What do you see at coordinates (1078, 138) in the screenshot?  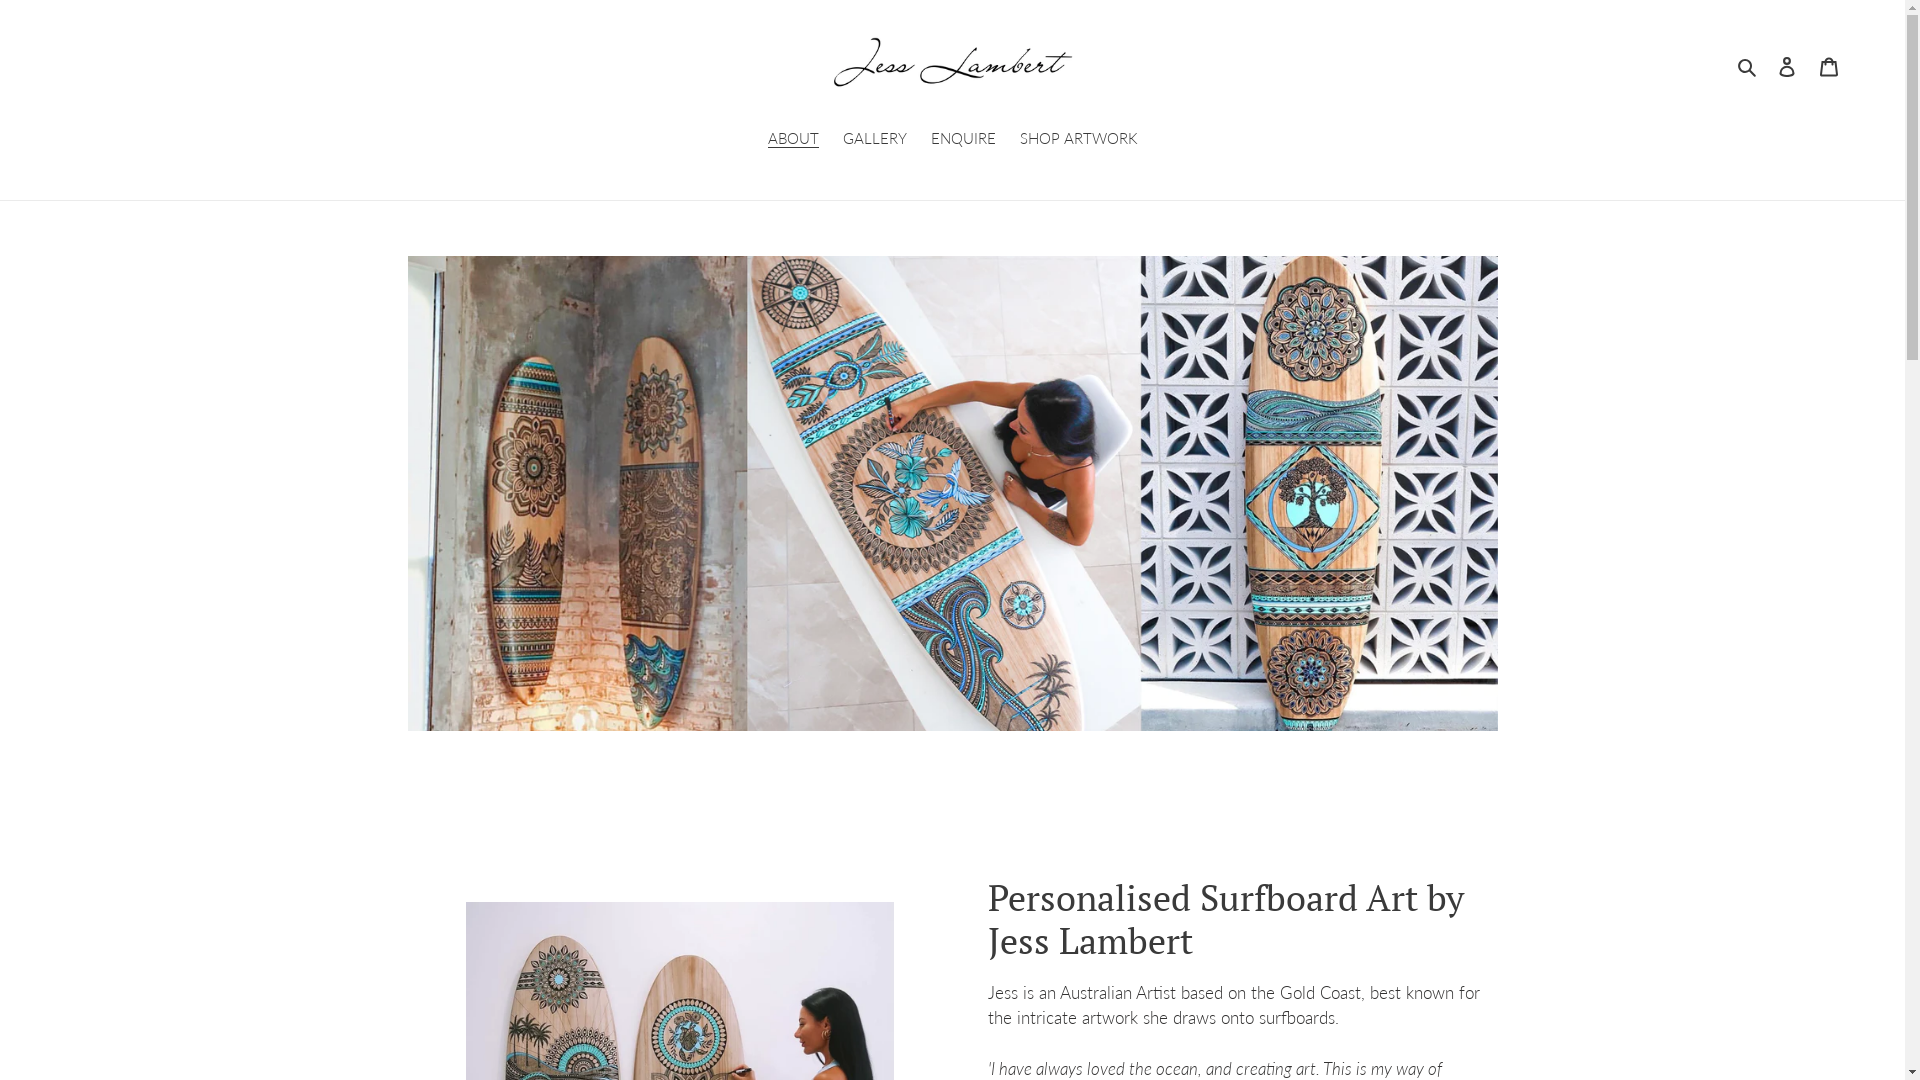 I see `'SHOP ARTWORK'` at bounding box center [1078, 138].